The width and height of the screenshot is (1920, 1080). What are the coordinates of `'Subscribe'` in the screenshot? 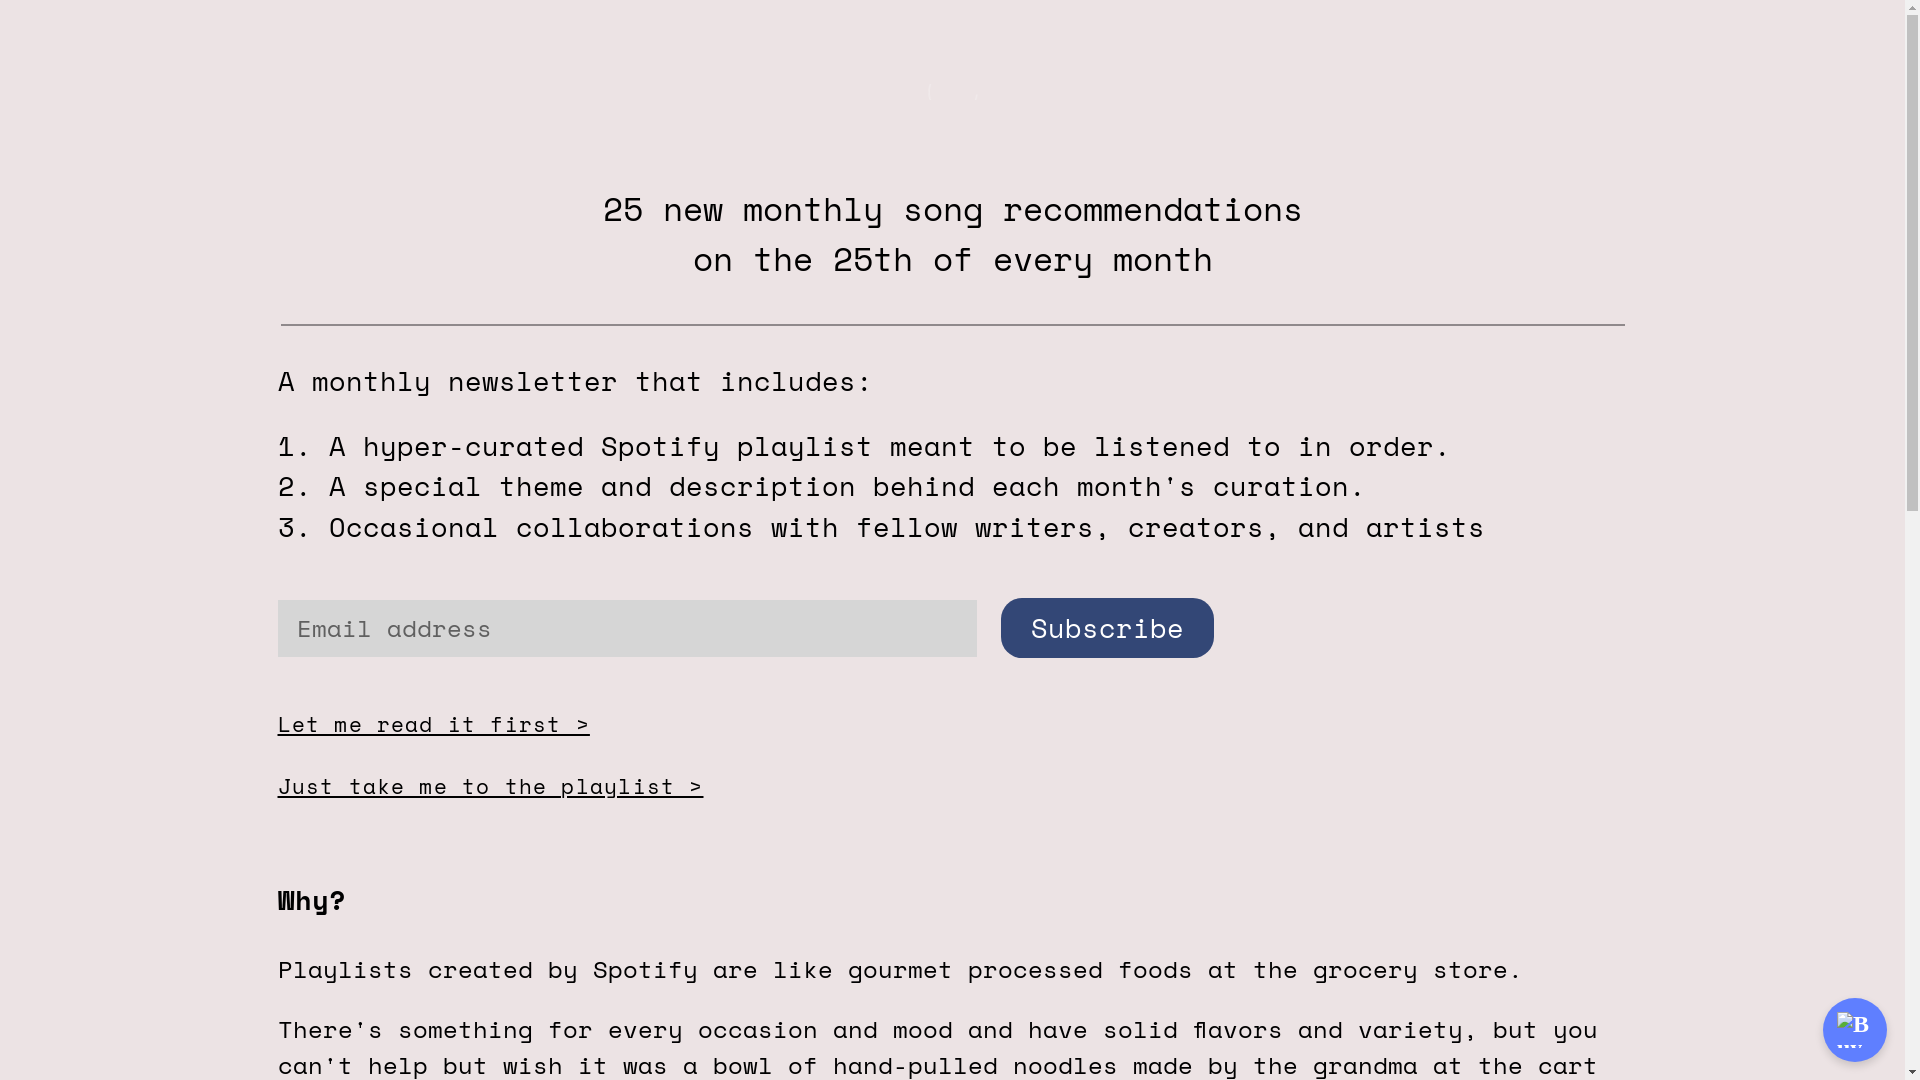 It's located at (1105, 627).